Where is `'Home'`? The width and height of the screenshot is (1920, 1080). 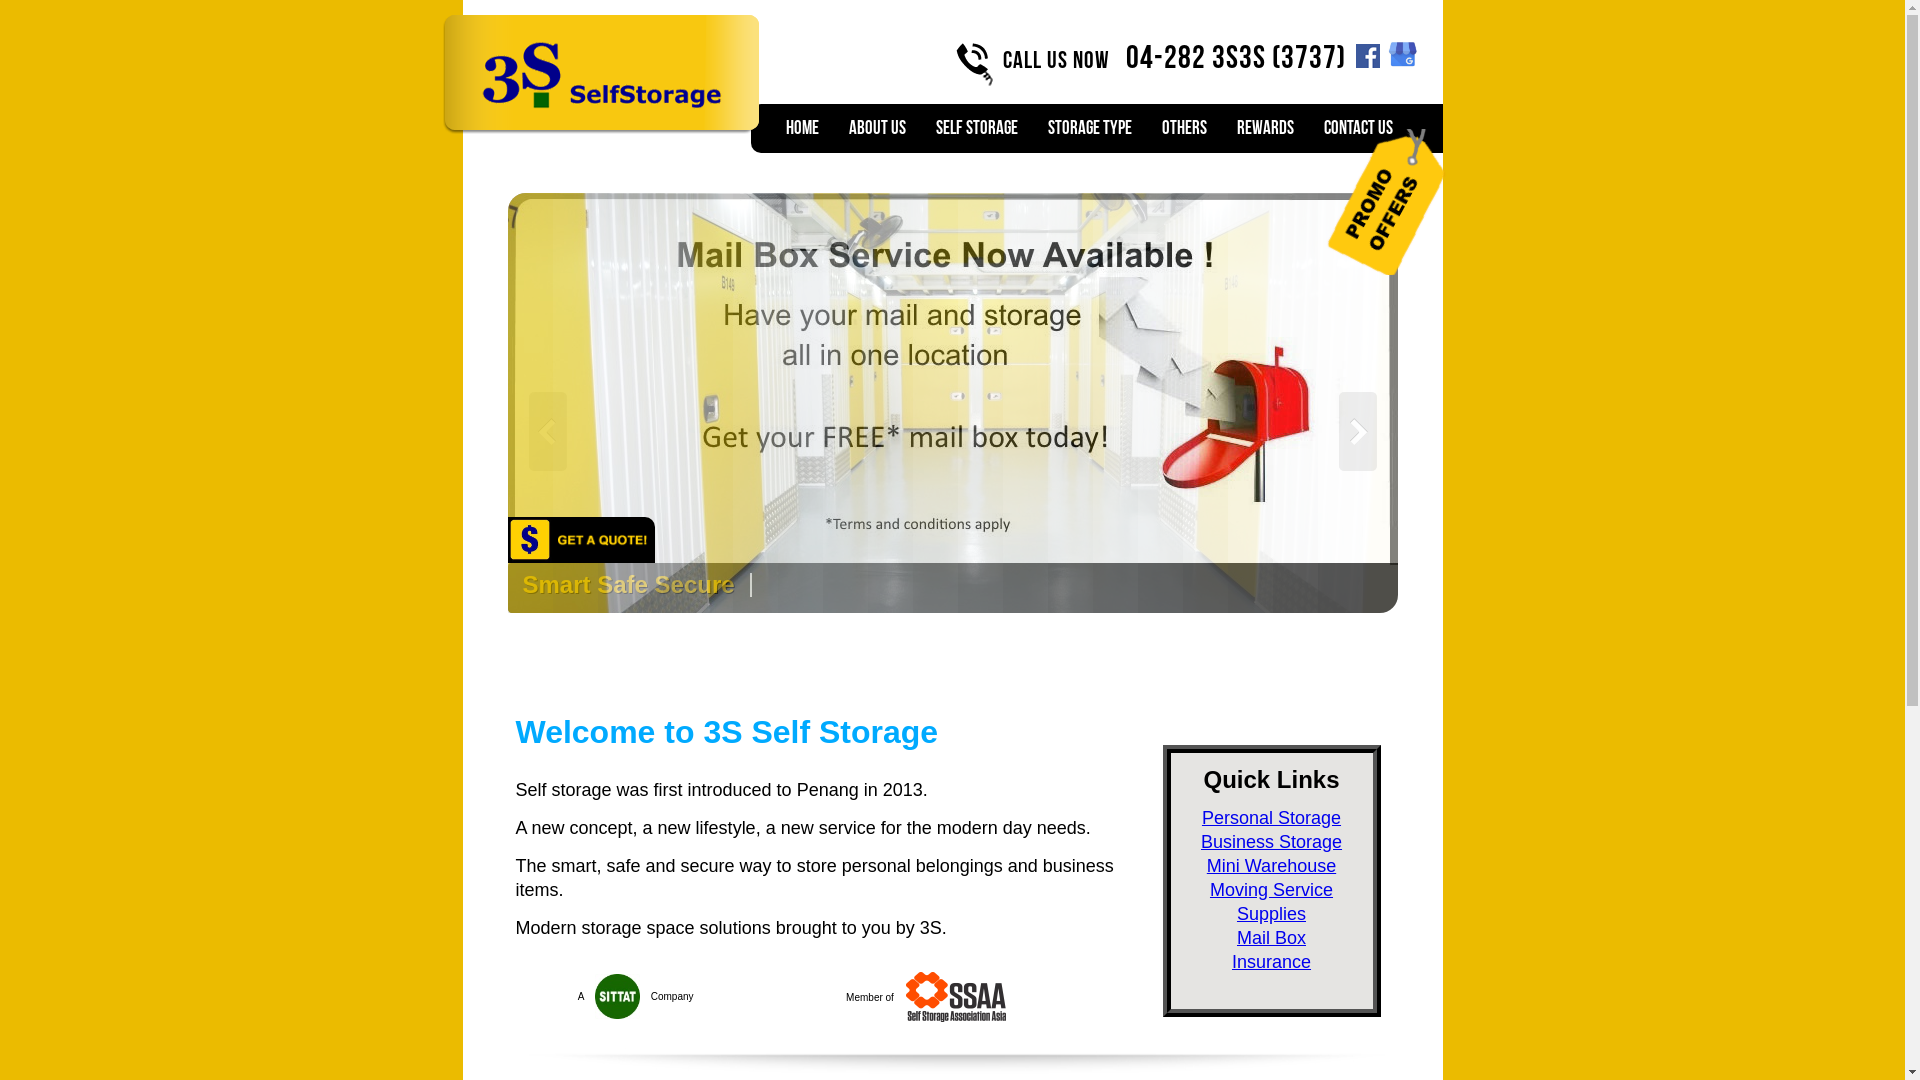 'Home' is located at coordinates (802, 128).